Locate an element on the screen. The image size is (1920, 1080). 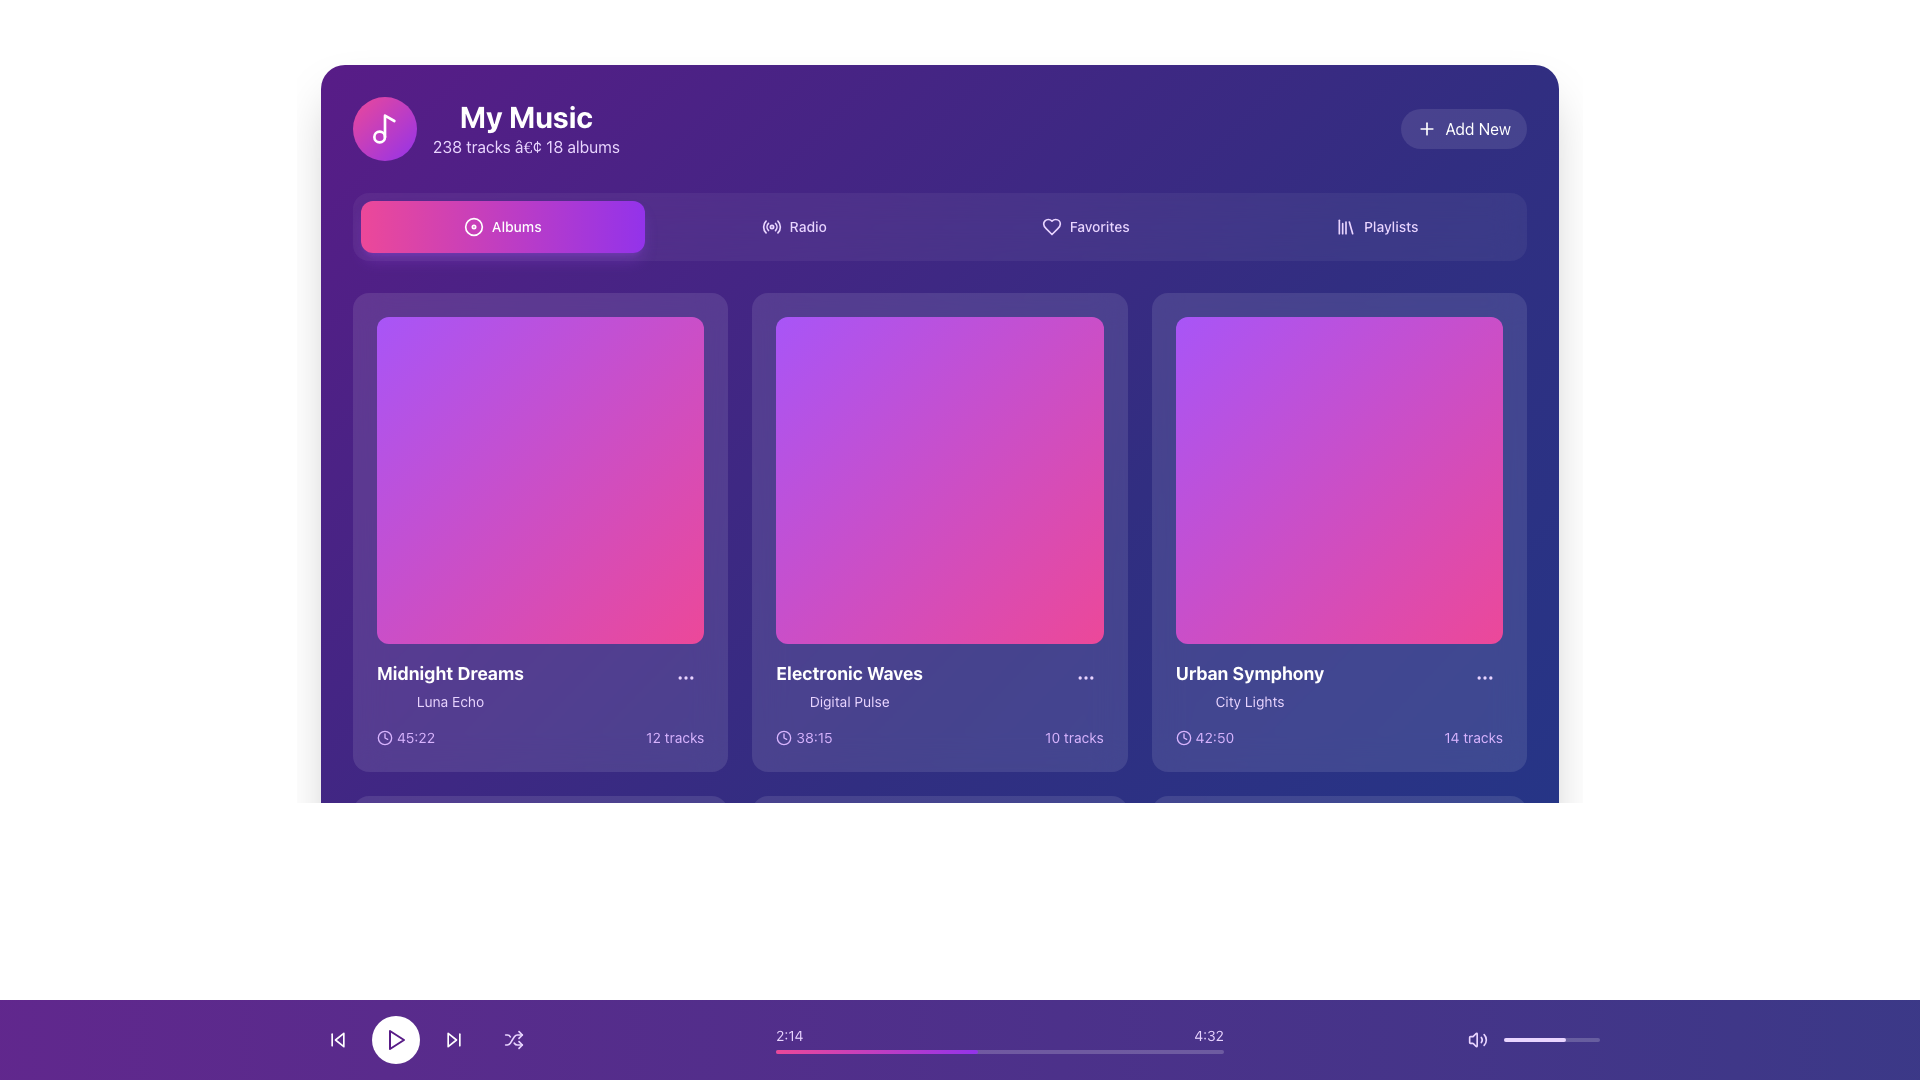
the 'Favorites' icon in the navigation bar is located at coordinates (1050, 226).